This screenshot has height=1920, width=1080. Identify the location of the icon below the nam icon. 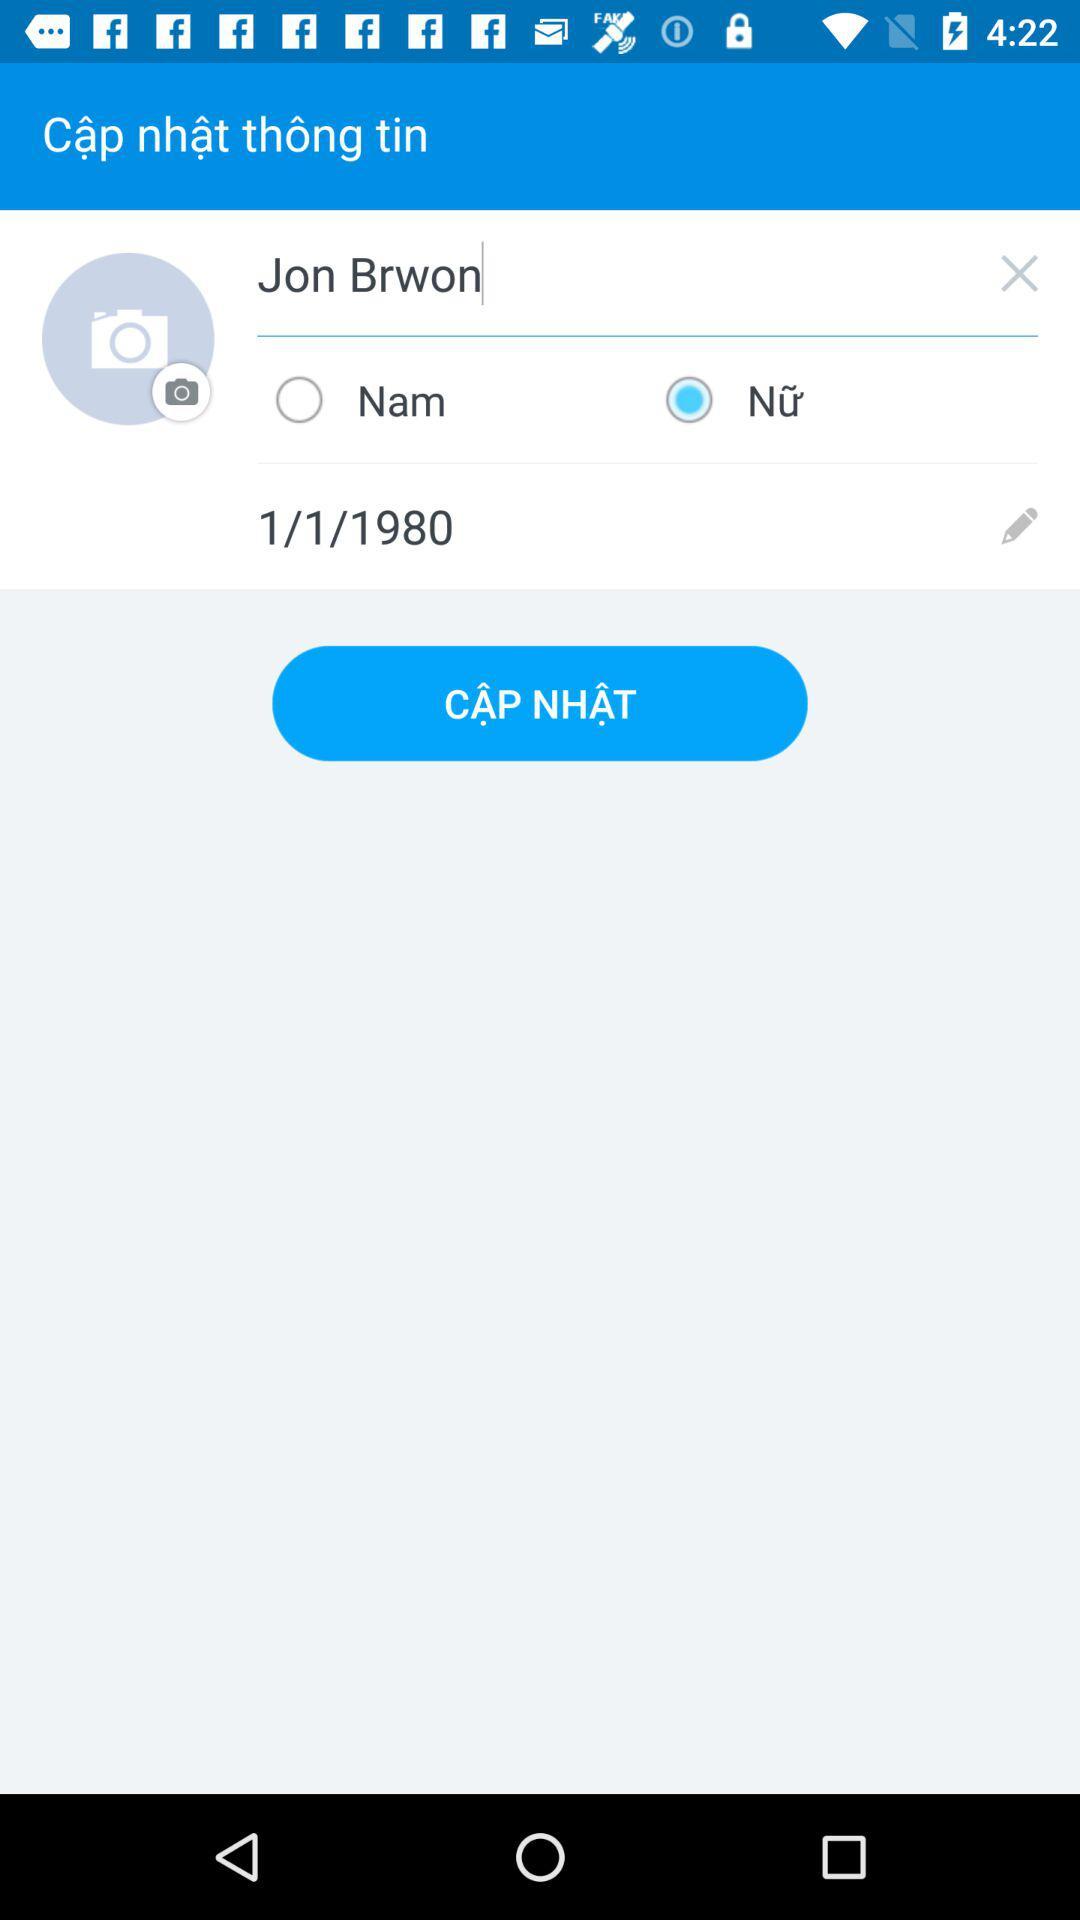
(647, 526).